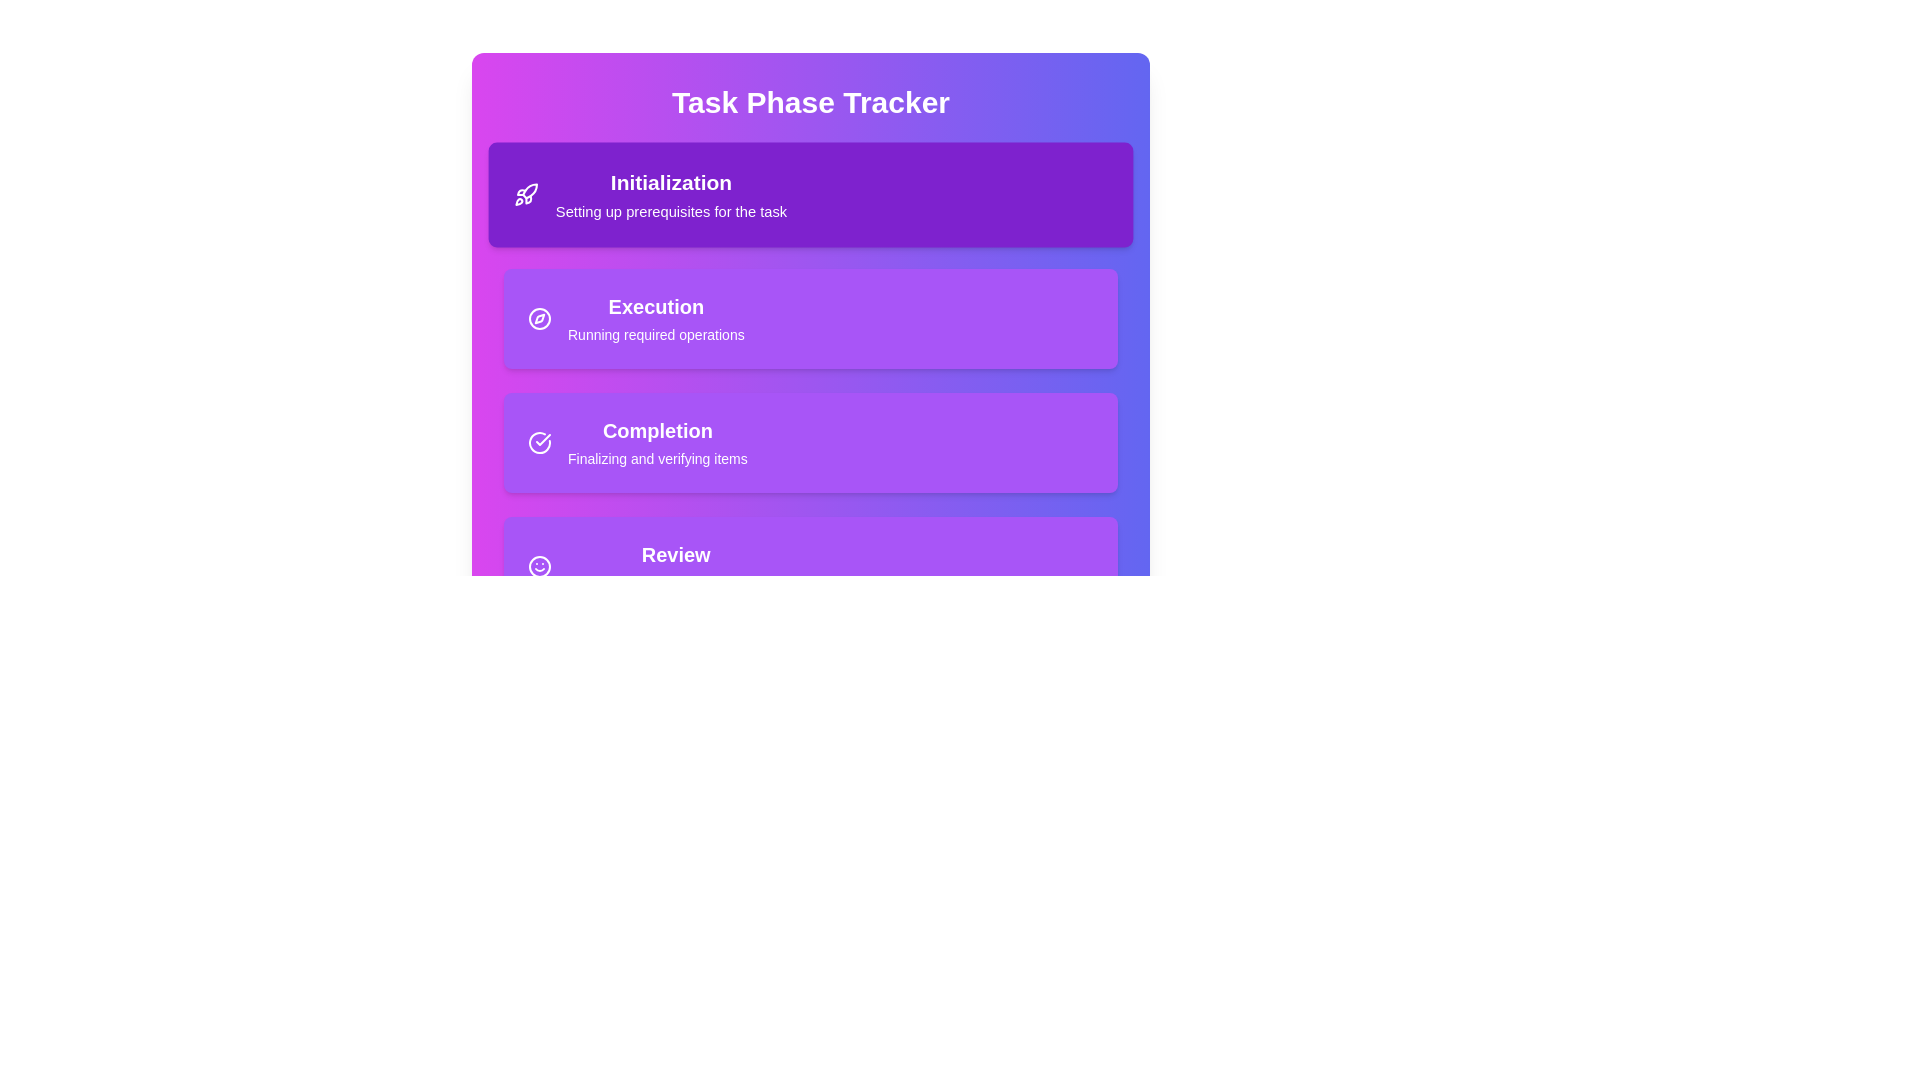 This screenshot has width=1920, height=1080. Describe the element at coordinates (657, 442) in the screenshot. I see `the text label titled 'Completion' in the 'Task Phase Tracker' interface, which is located in the third row of vertically stacked cards` at that location.